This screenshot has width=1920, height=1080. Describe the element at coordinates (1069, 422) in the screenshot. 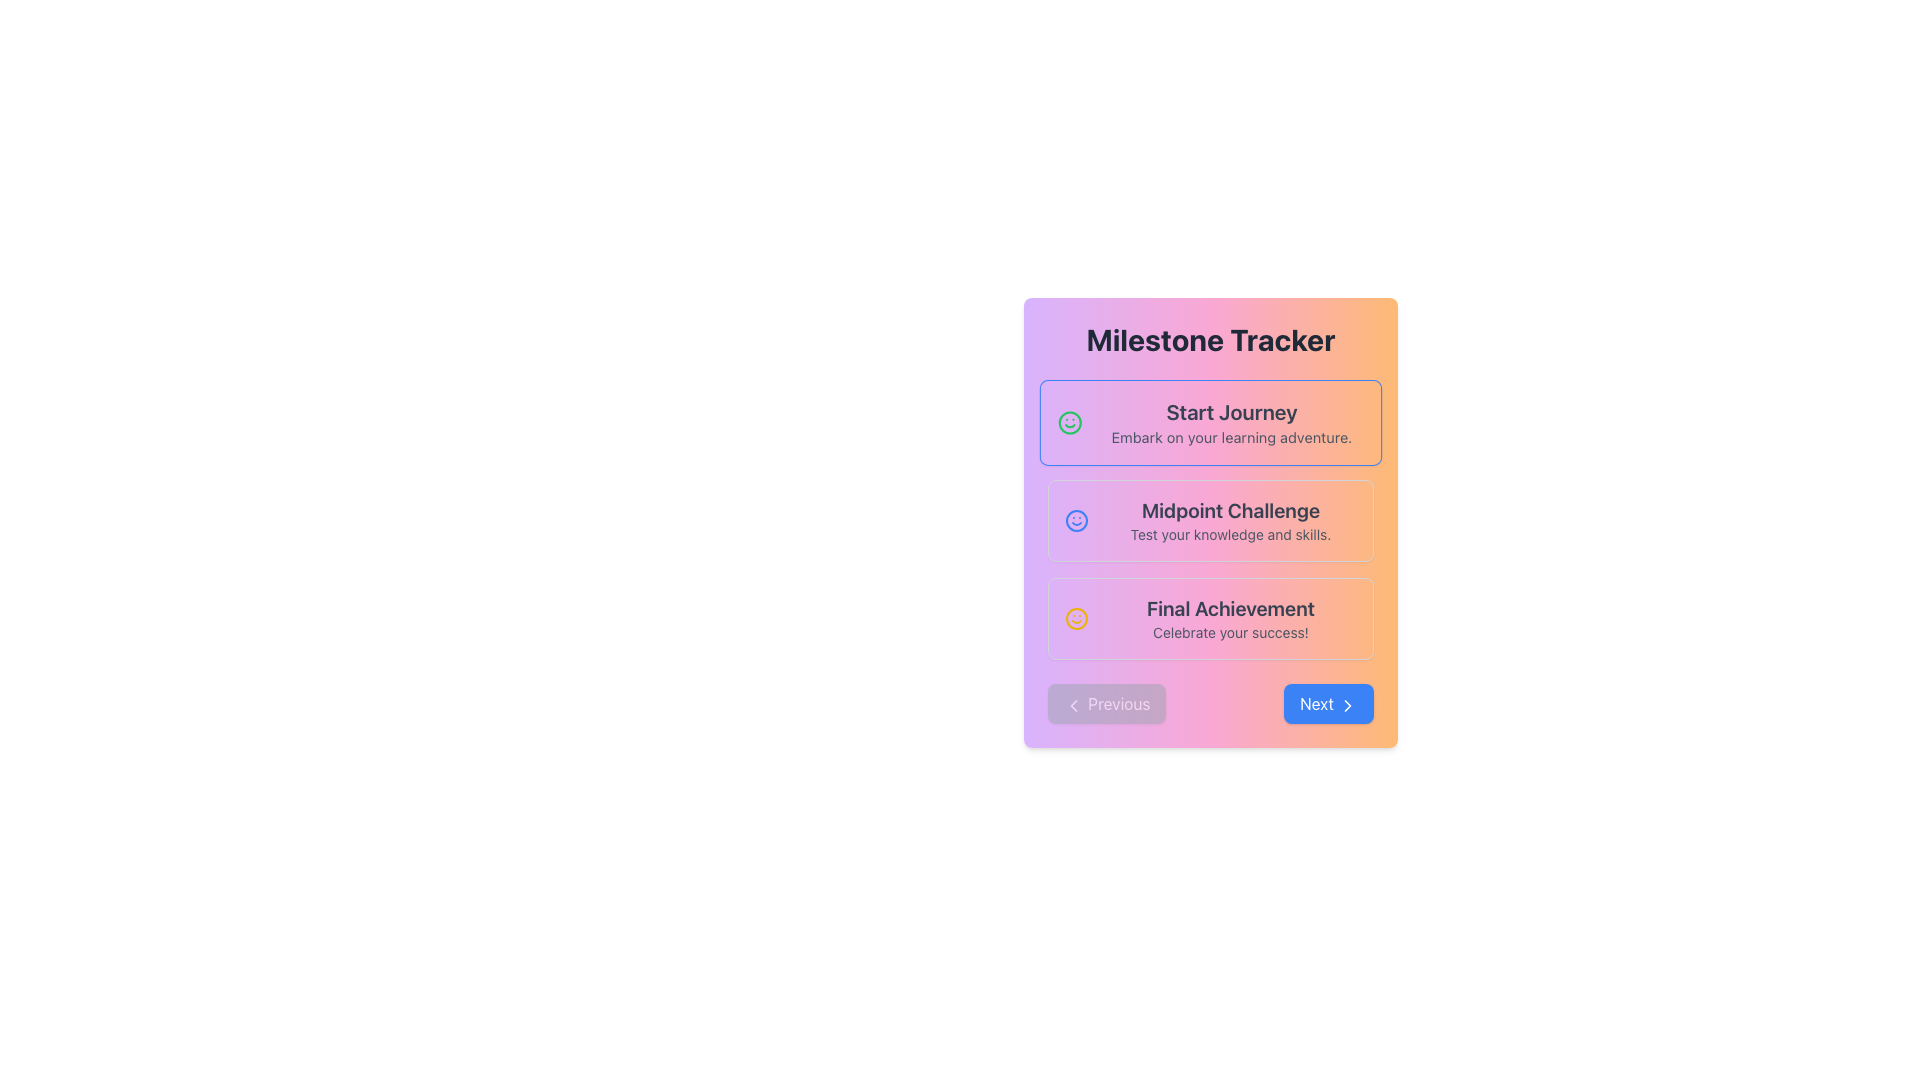

I see `the circular graphic that forms the outline of the smiling face icon in the milestone tracker interface, specifically associated with the 'Start Journey' step` at that location.